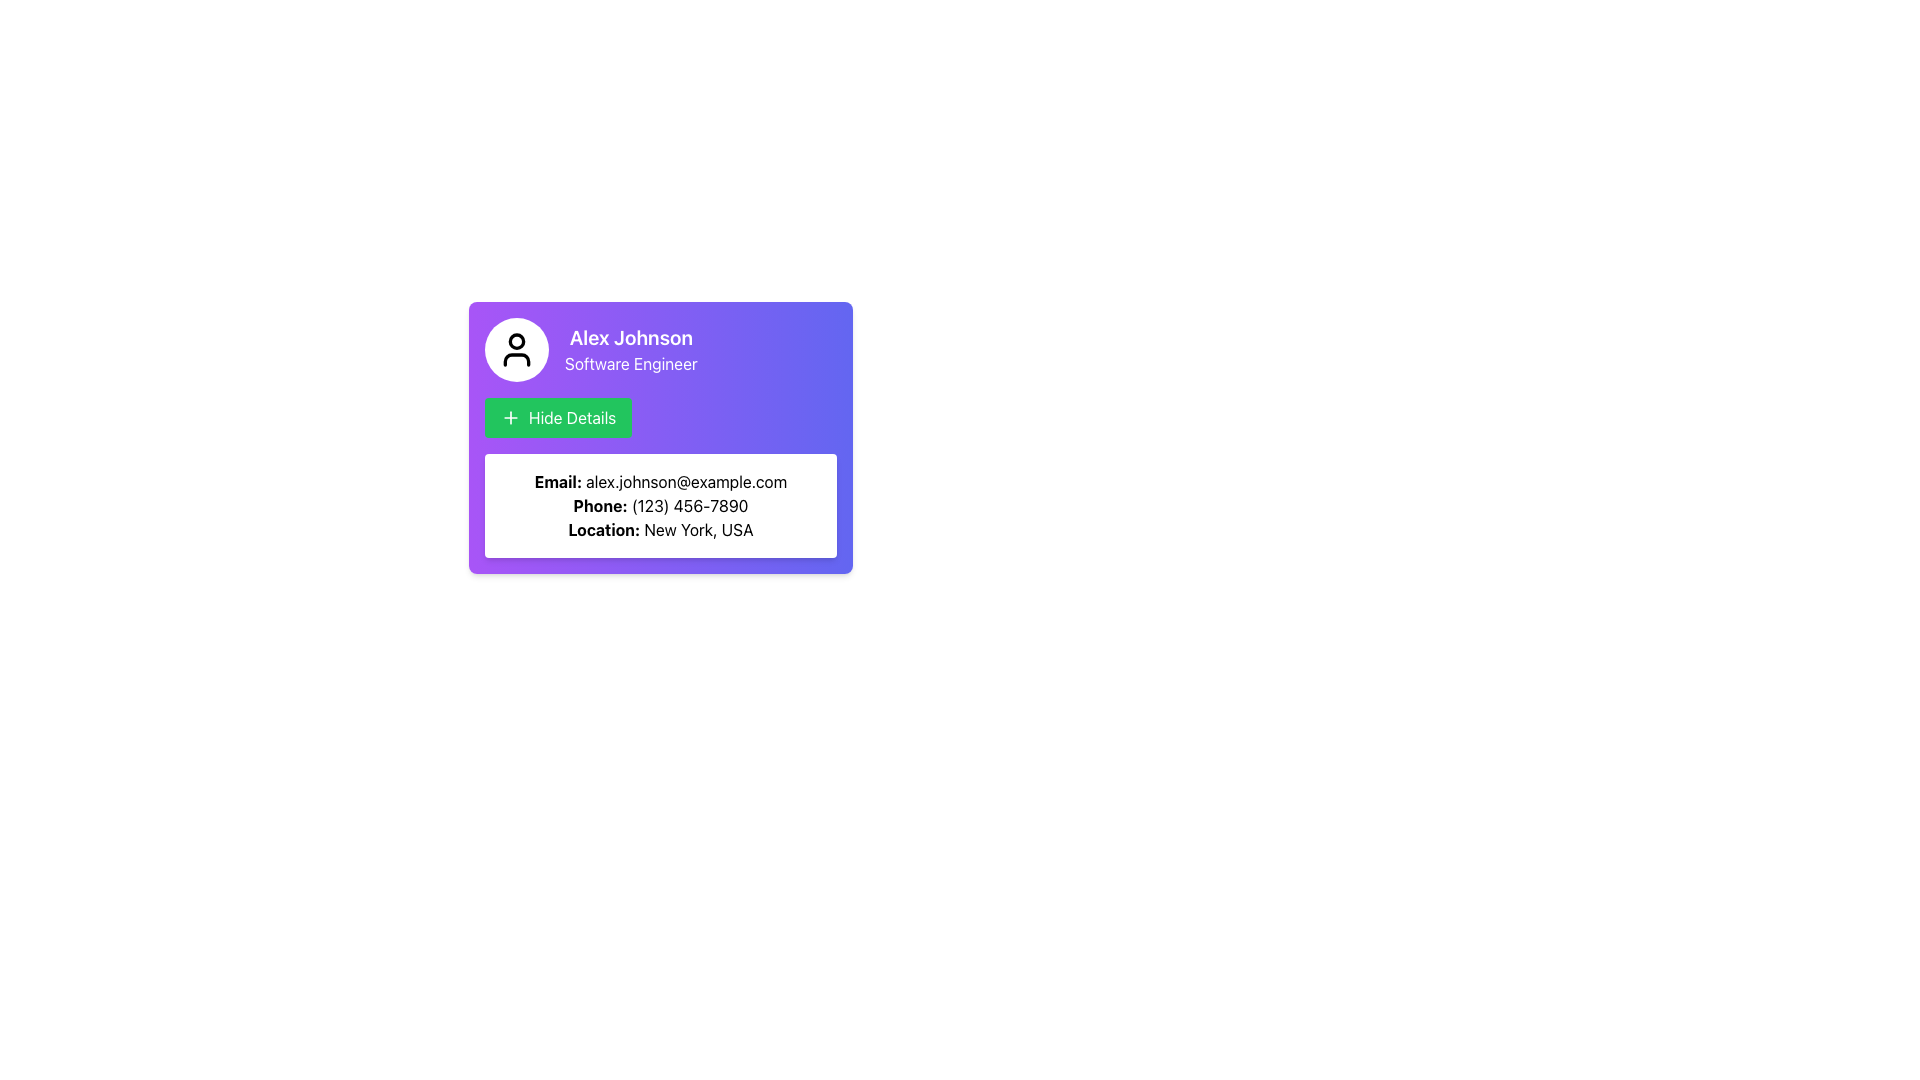 The image size is (1920, 1080). I want to click on the 'Hide Details' button with a green background and white text located under 'Alex Johnson' to trigger a visual effect, so click(558, 416).